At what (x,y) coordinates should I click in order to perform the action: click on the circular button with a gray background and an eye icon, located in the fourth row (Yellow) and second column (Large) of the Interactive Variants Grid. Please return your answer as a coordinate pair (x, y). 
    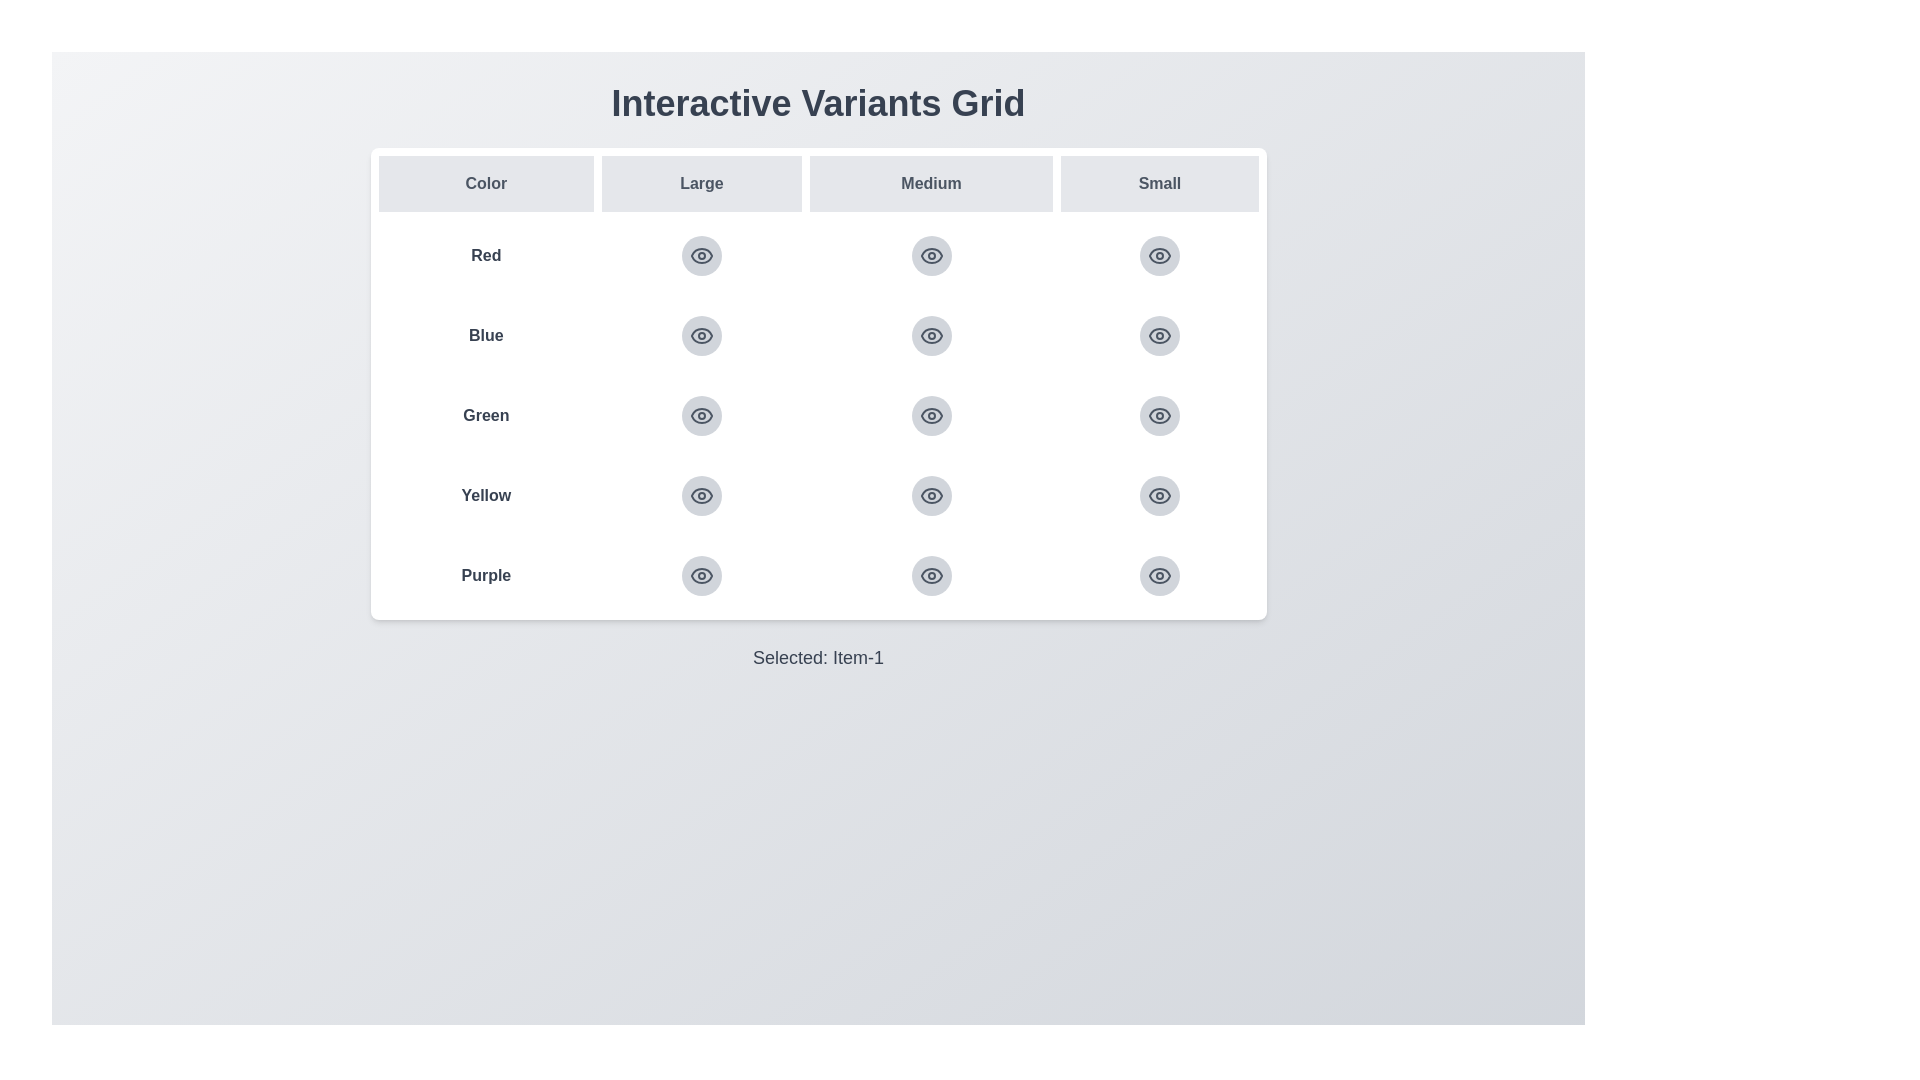
    Looking at the image, I should click on (701, 495).